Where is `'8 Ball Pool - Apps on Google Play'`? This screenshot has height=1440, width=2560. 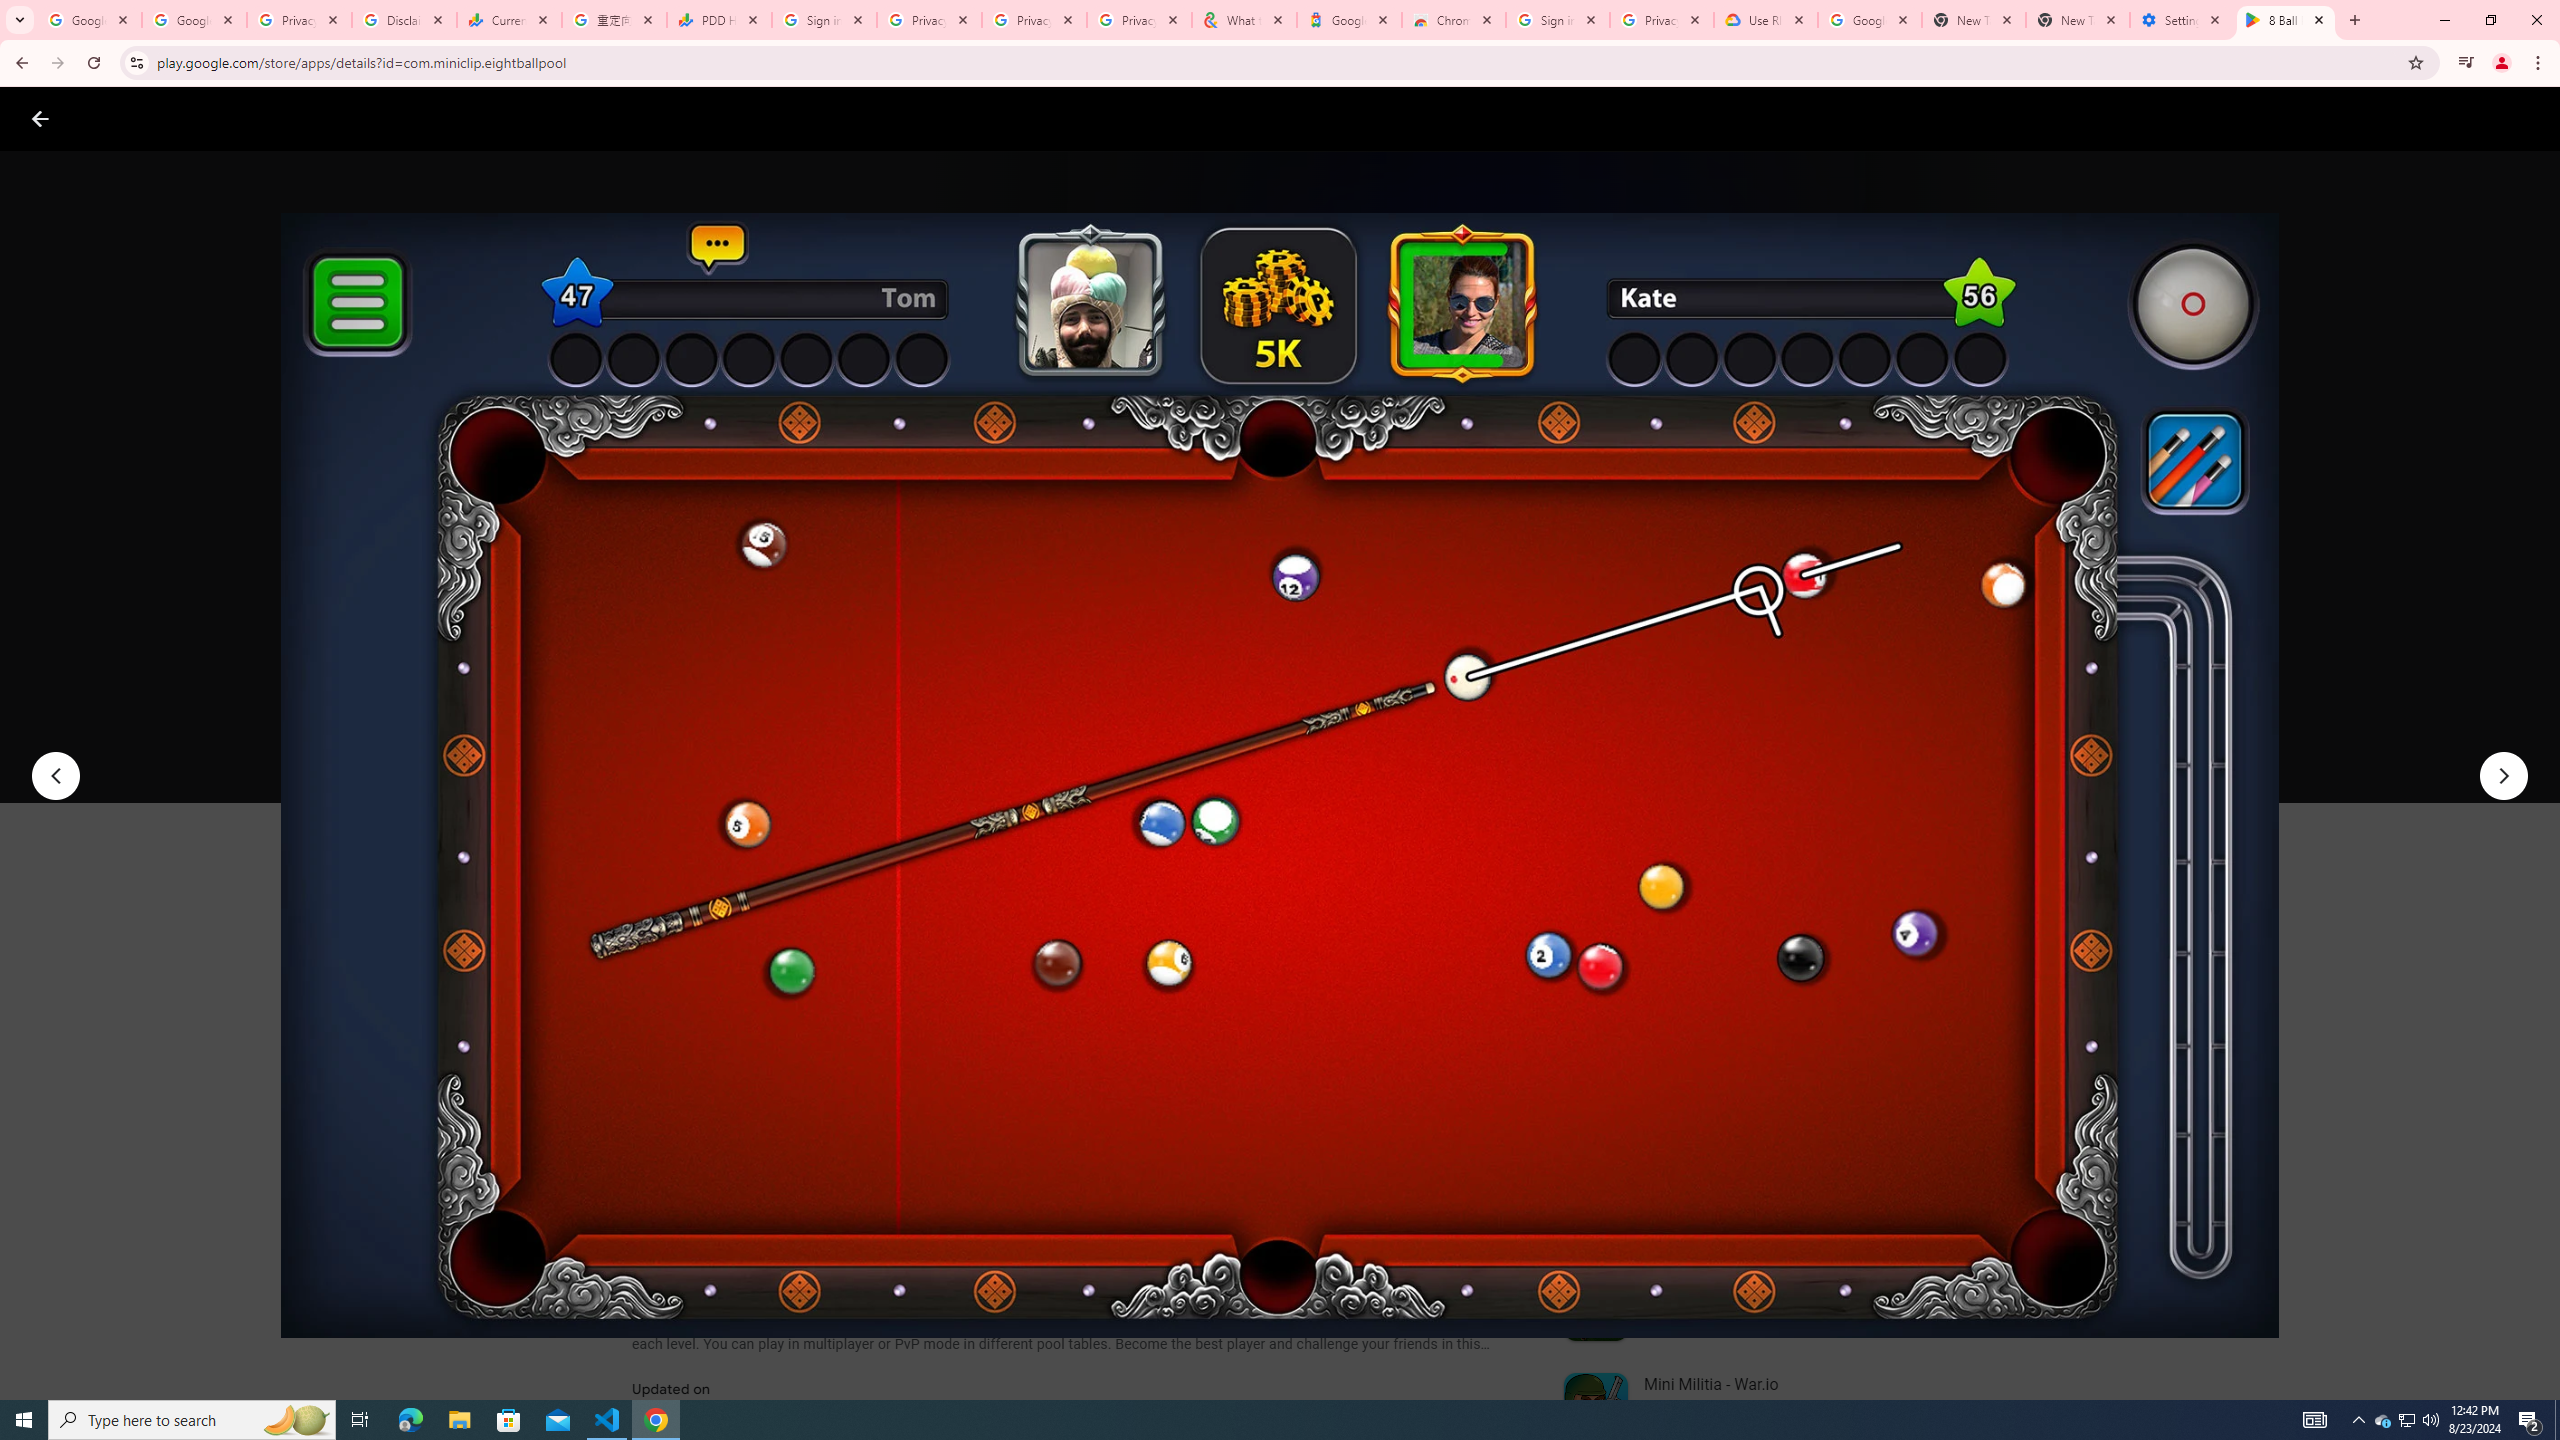 '8 Ball Pool - Apps on Google Play' is located at coordinates (2286, 19).